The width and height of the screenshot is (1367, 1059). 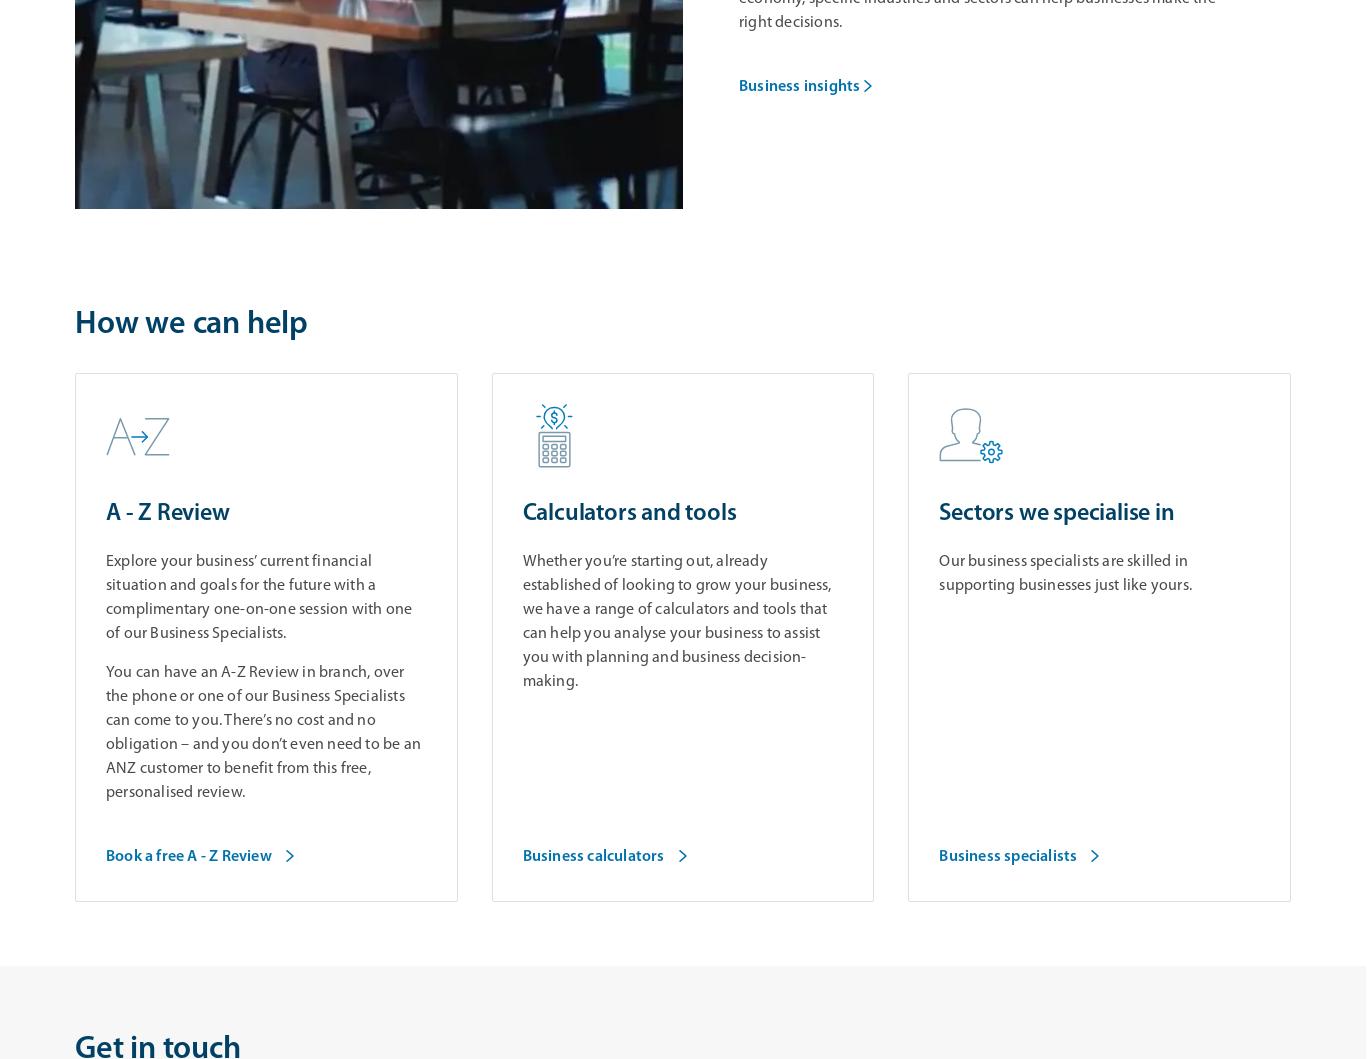 What do you see at coordinates (187, 857) in the screenshot?
I see `'Book a free A - Z Review'` at bounding box center [187, 857].